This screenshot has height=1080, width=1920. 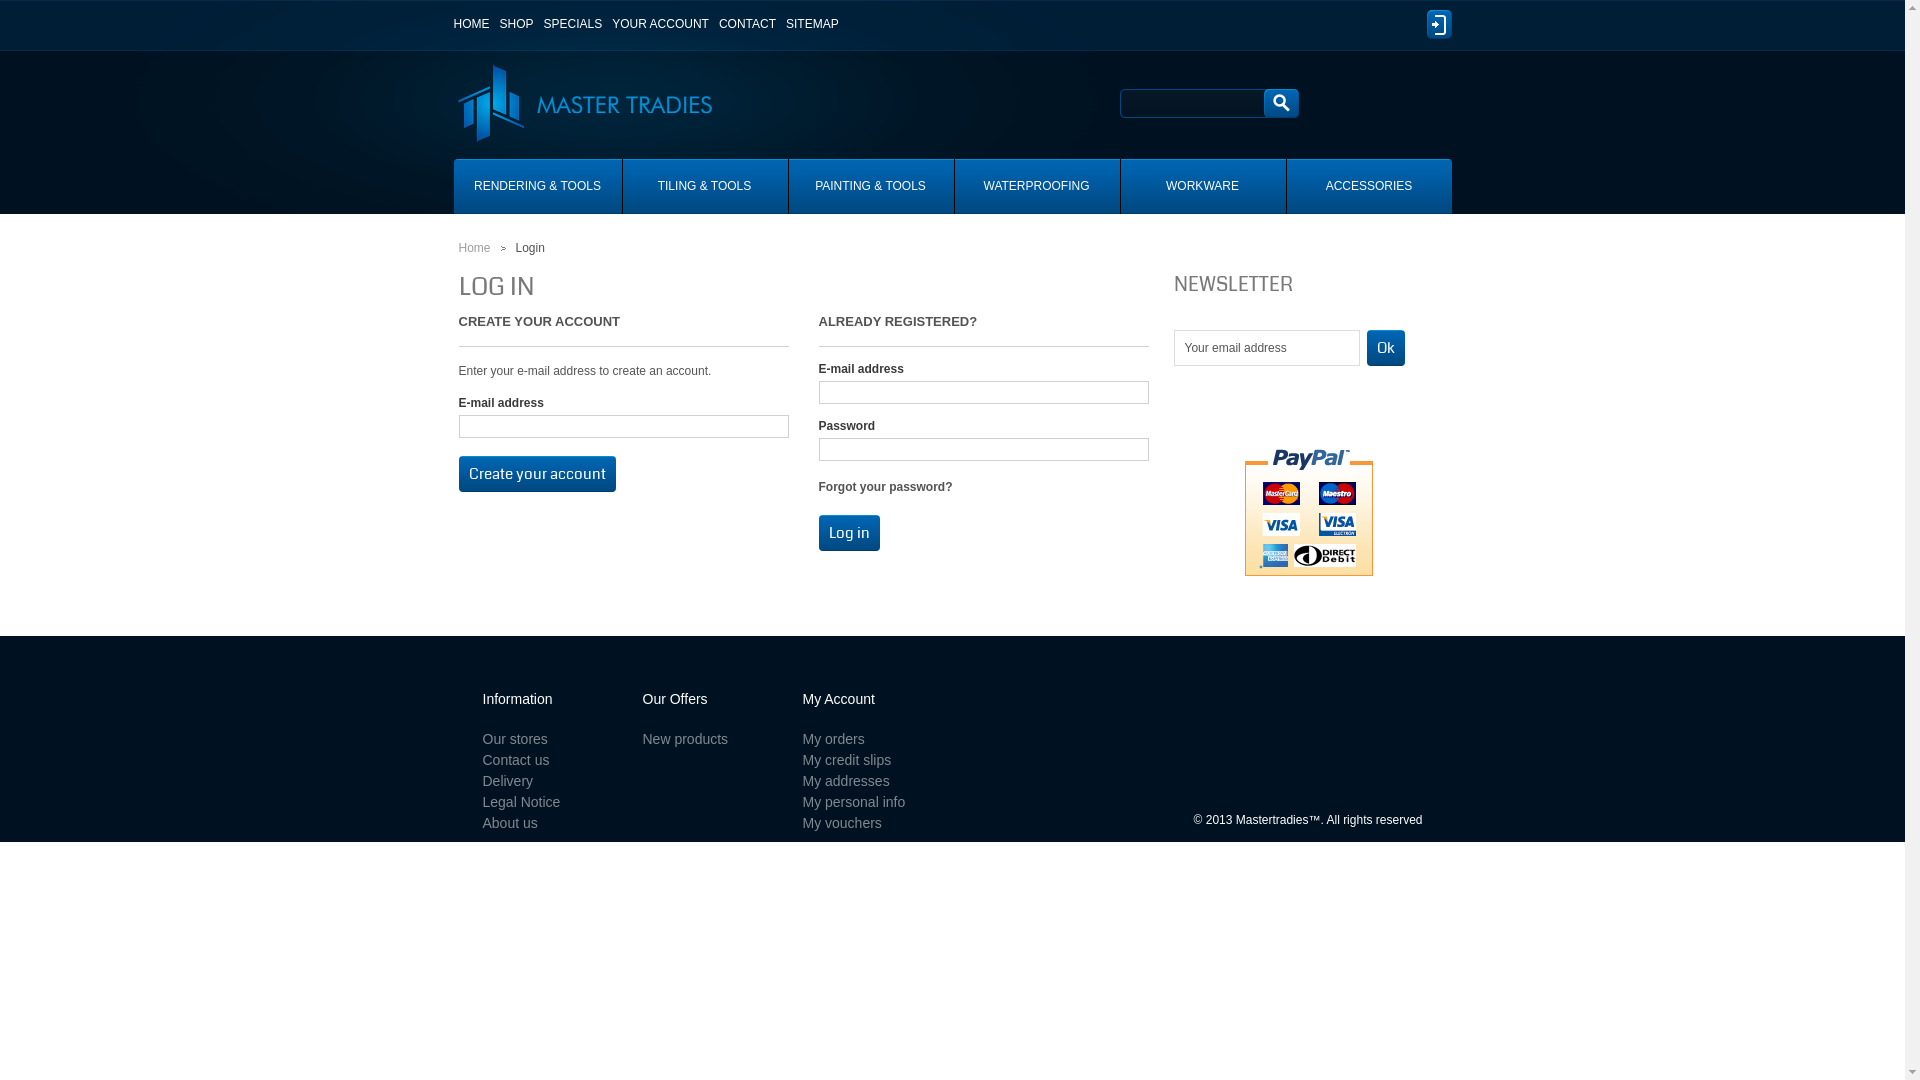 I want to click on 'WATERPROOFING', so click(x=1036, y=186).